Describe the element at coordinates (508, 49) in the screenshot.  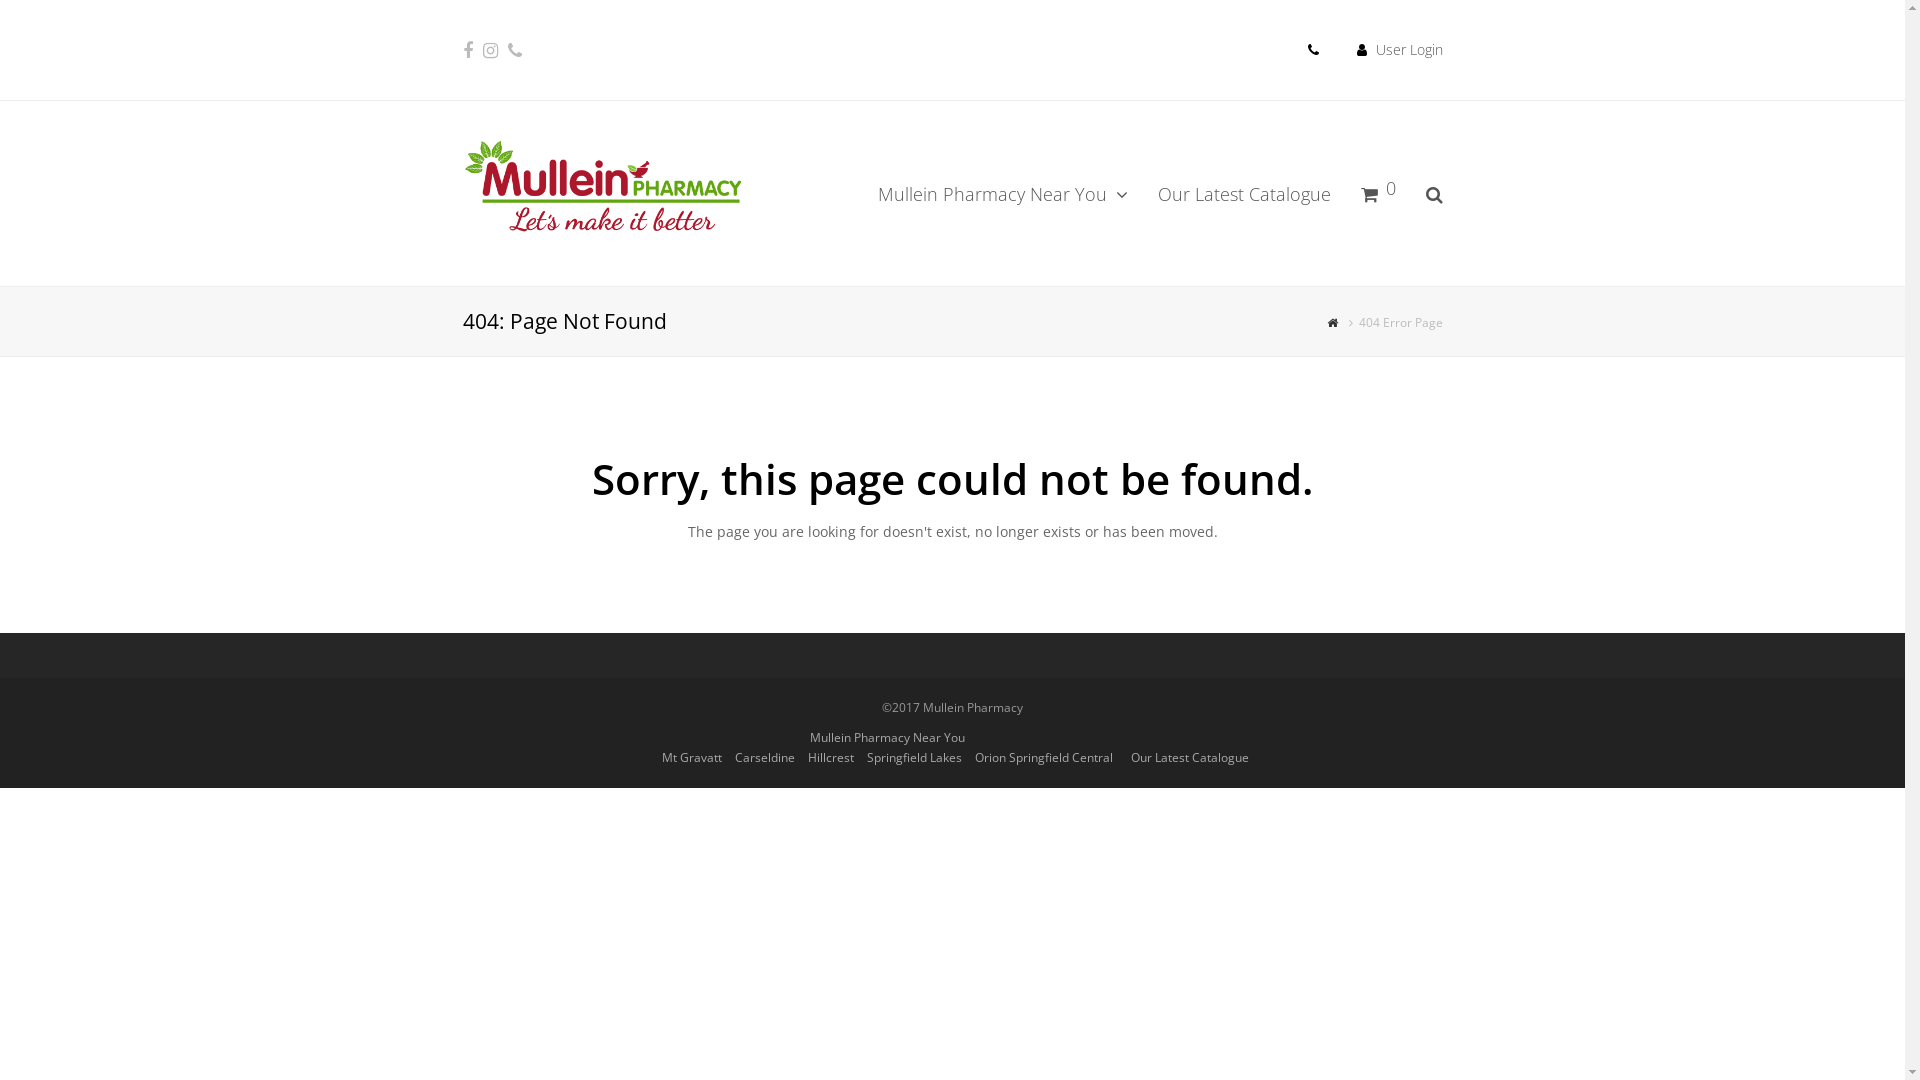
I see `'Phone'` at that location.